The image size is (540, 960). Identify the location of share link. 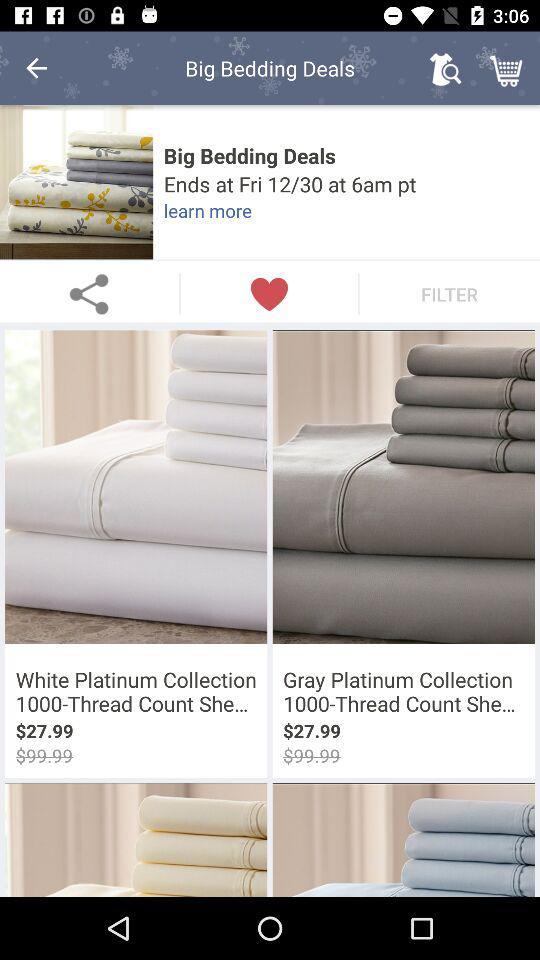
(88, 293).